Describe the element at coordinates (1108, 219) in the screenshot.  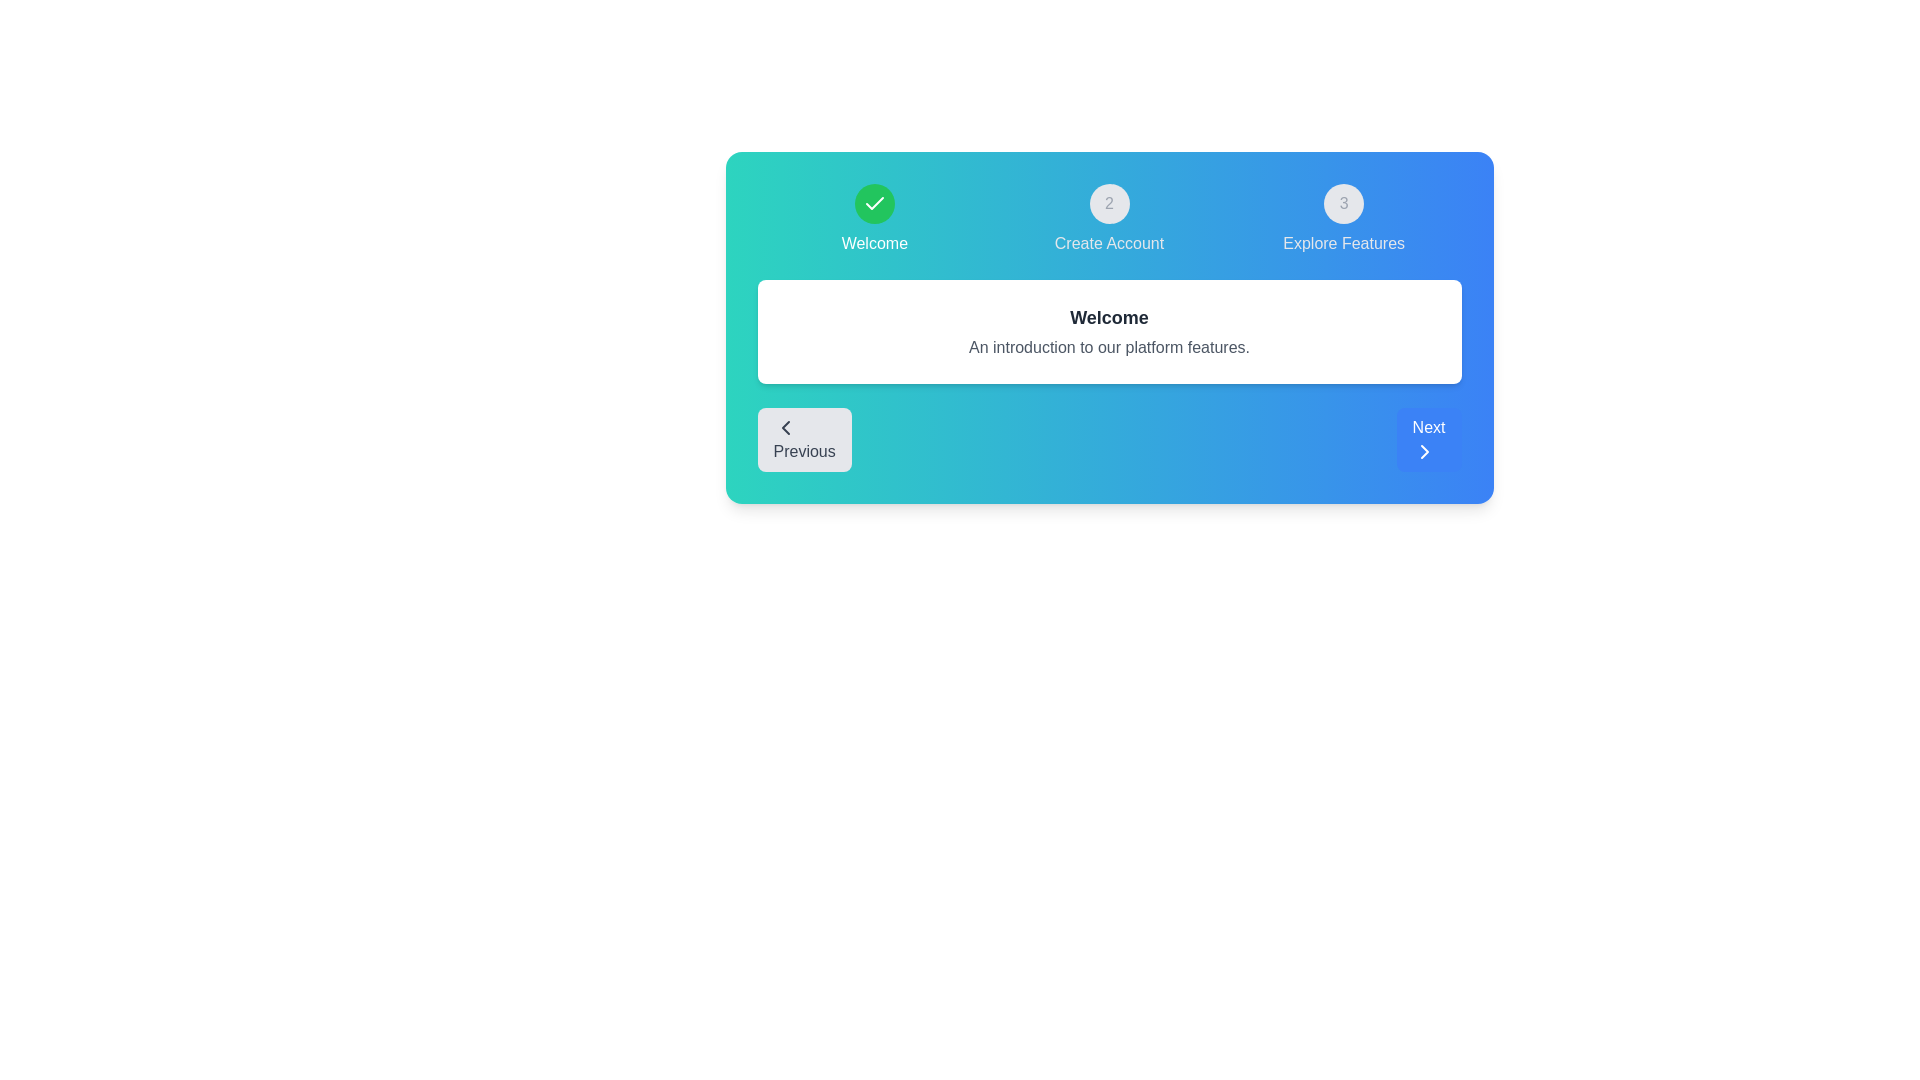
I see `the step indicator for Create Account` at that location.